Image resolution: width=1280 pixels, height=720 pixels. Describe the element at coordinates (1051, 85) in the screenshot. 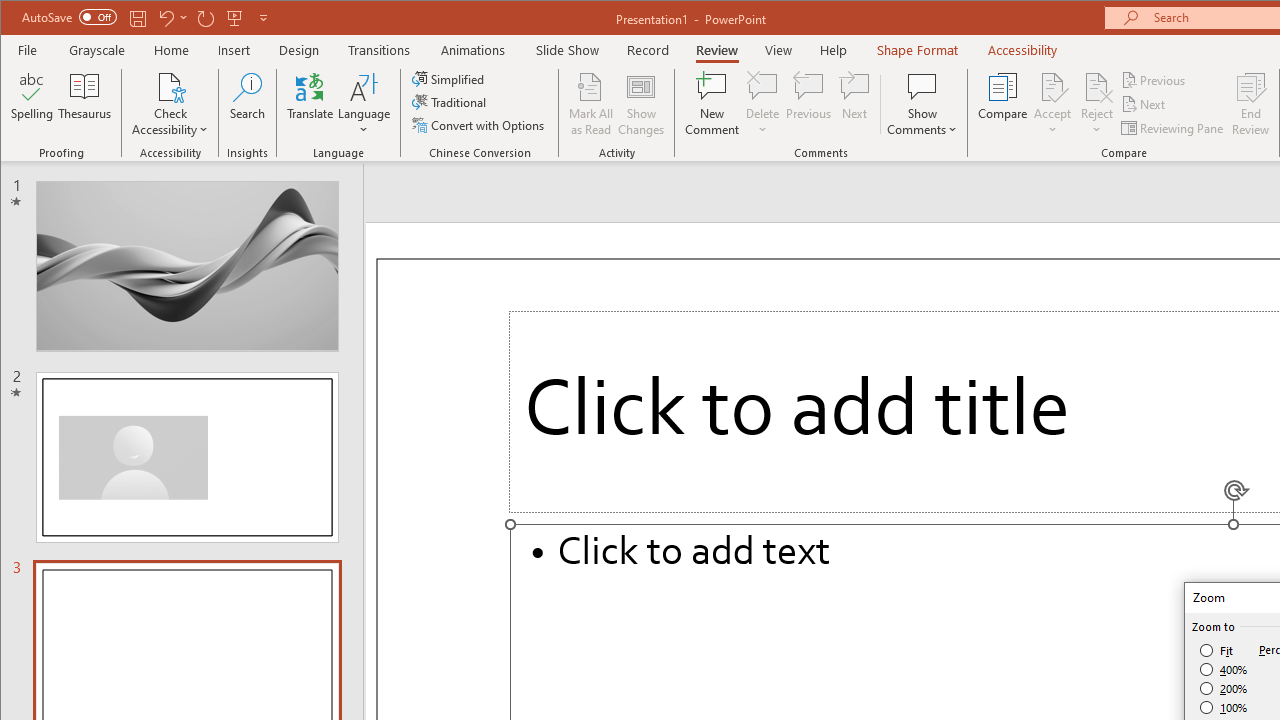

I see `'Accept Change'` at that location.